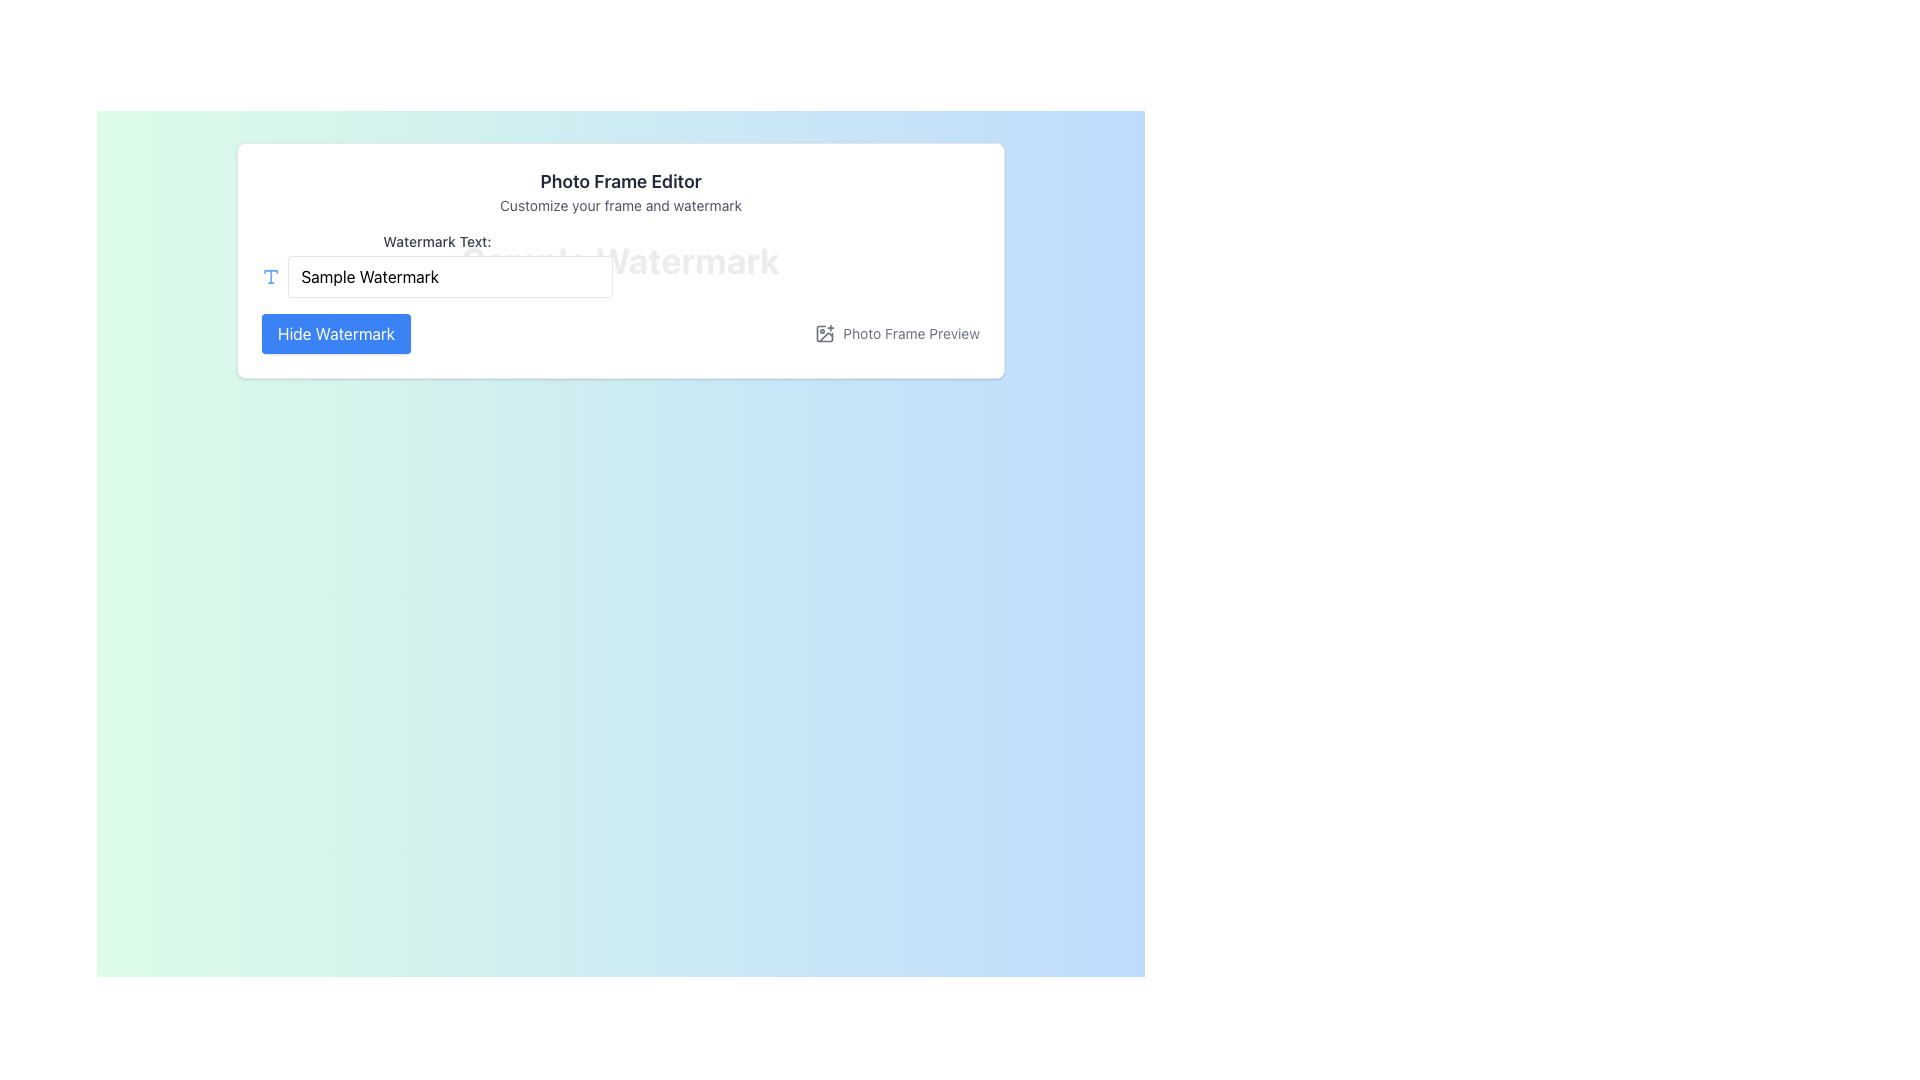 This screenshot has height=1080, width=1920. What do you see at coordinates (896, 333) in the screenshot?
I see `the label with icon that describes the preview feature related to photo frames, located next to the 'Hide Watermark' button in the 'Photo Frame Editor' section` at bounding box center [896, 333].